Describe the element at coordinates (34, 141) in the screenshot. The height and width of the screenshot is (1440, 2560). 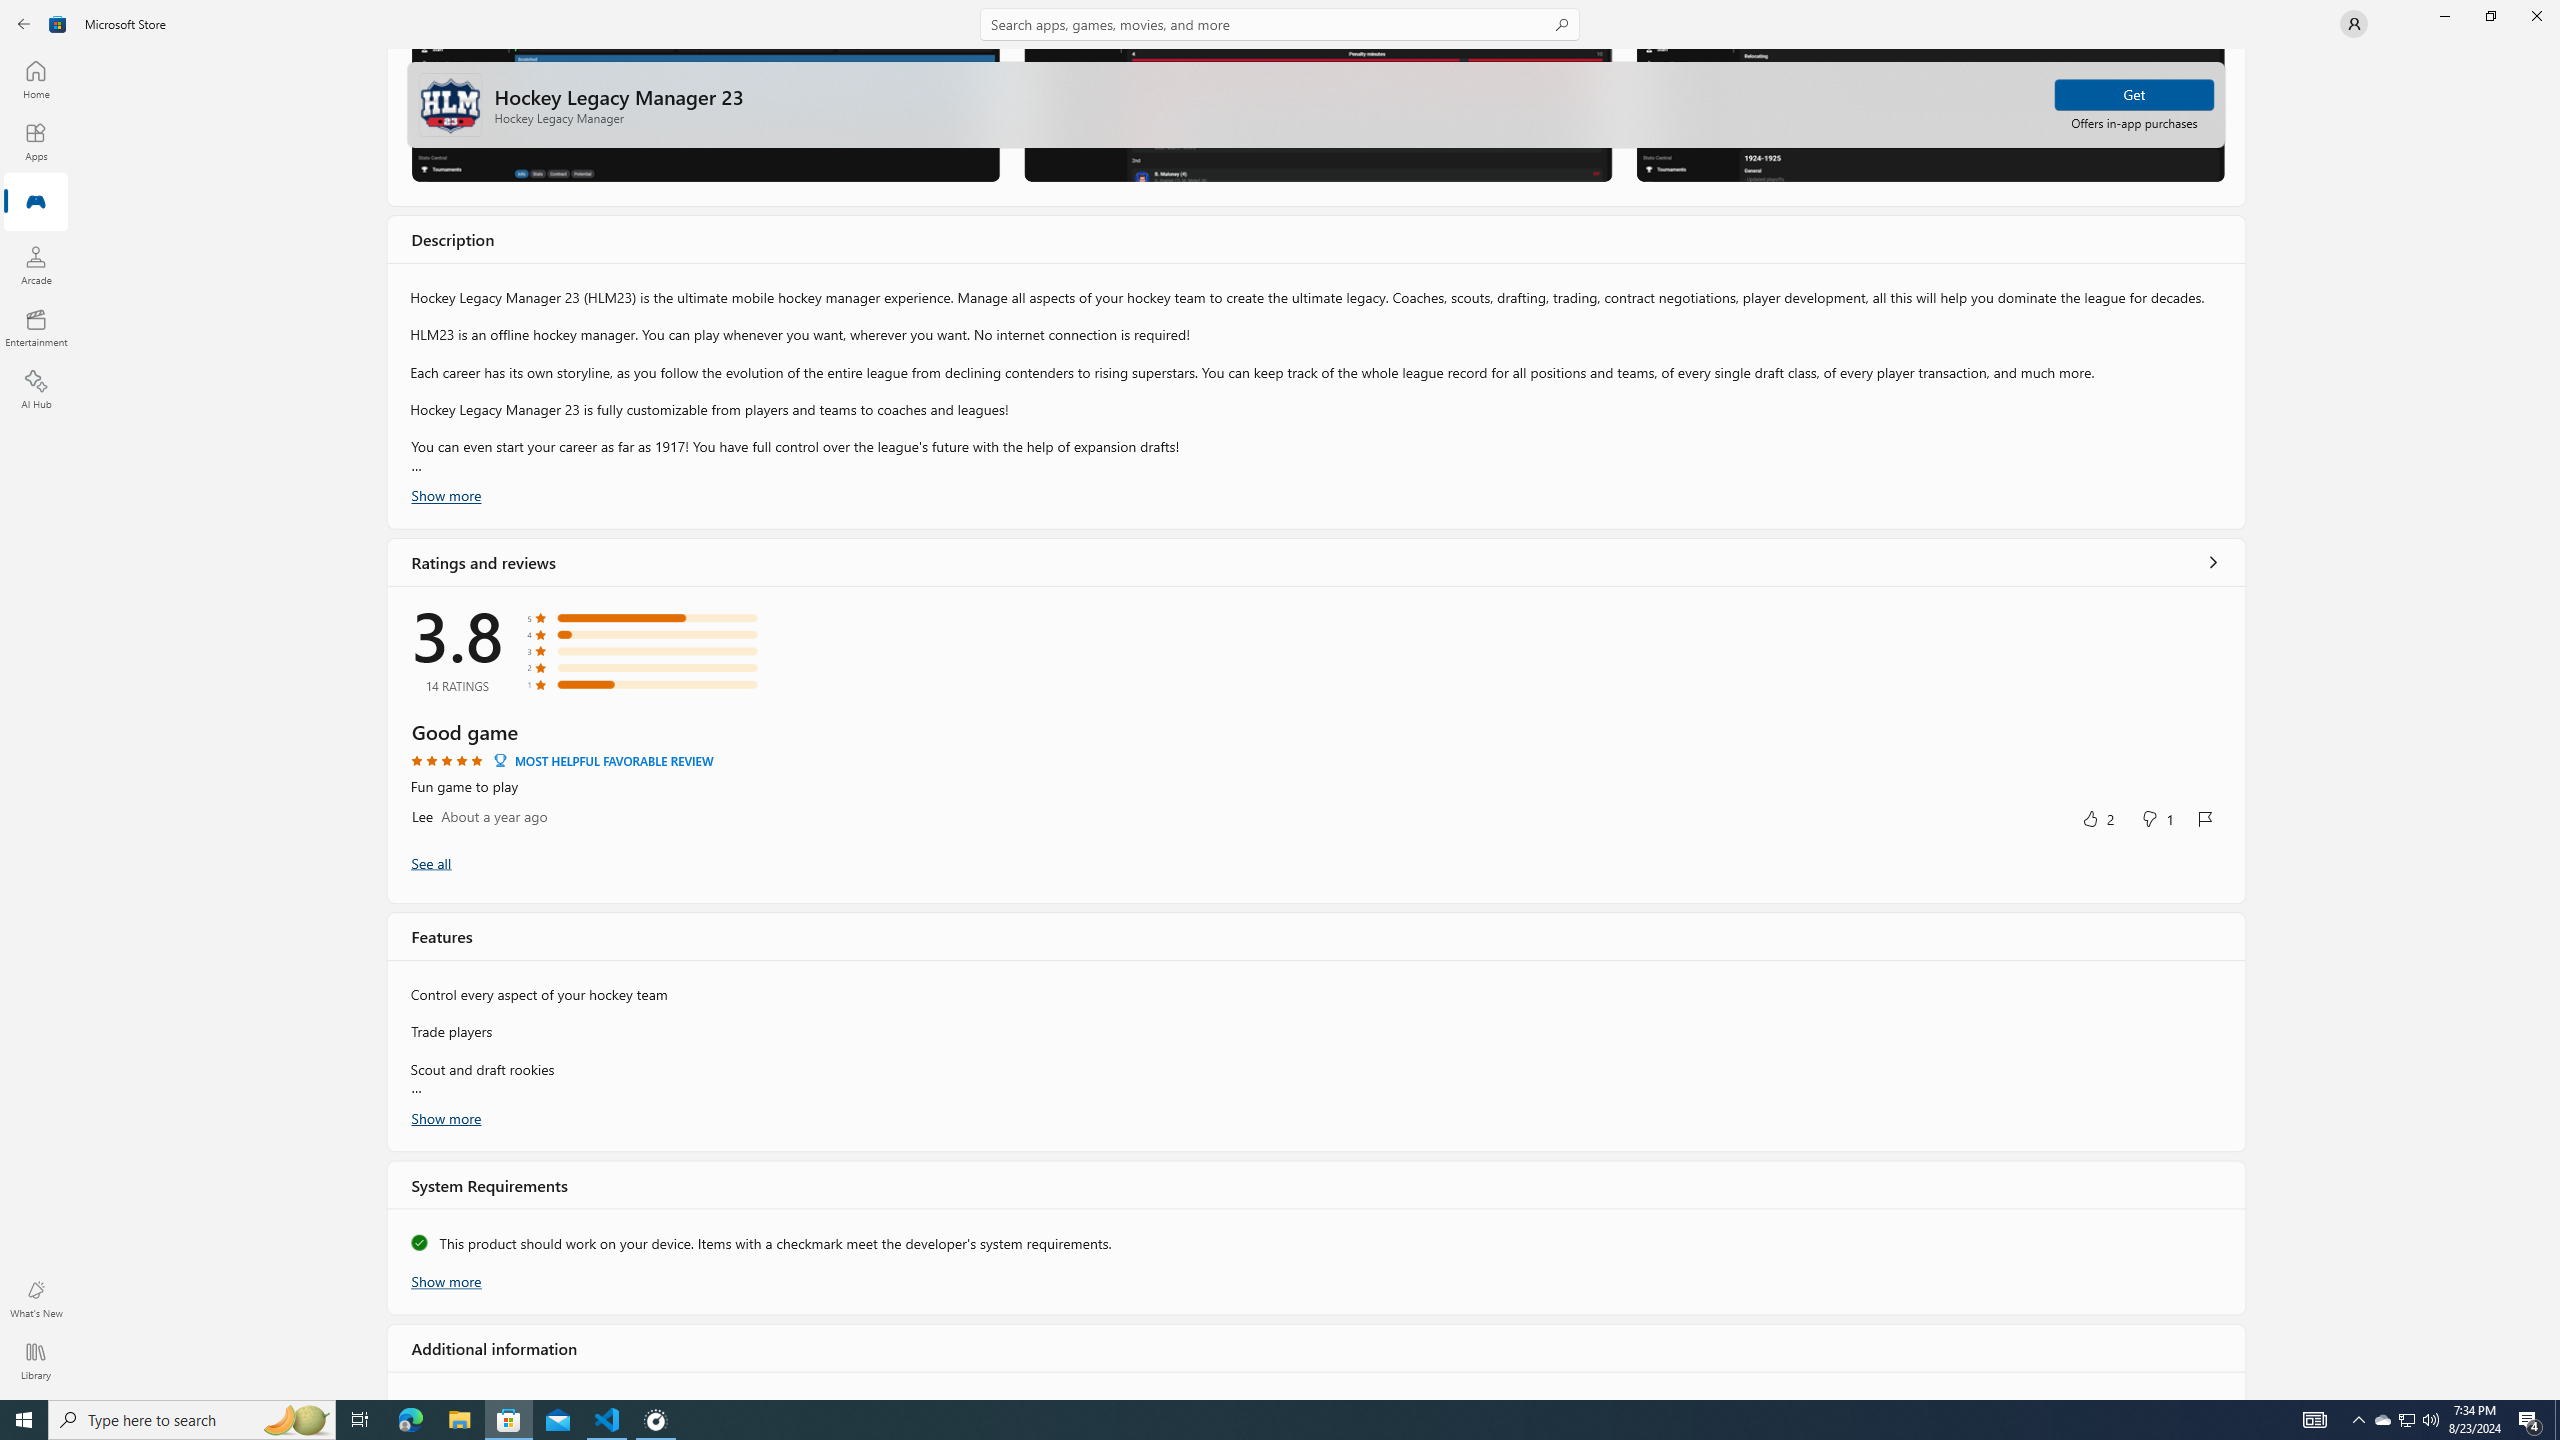
I see `'Apps'` at that location.